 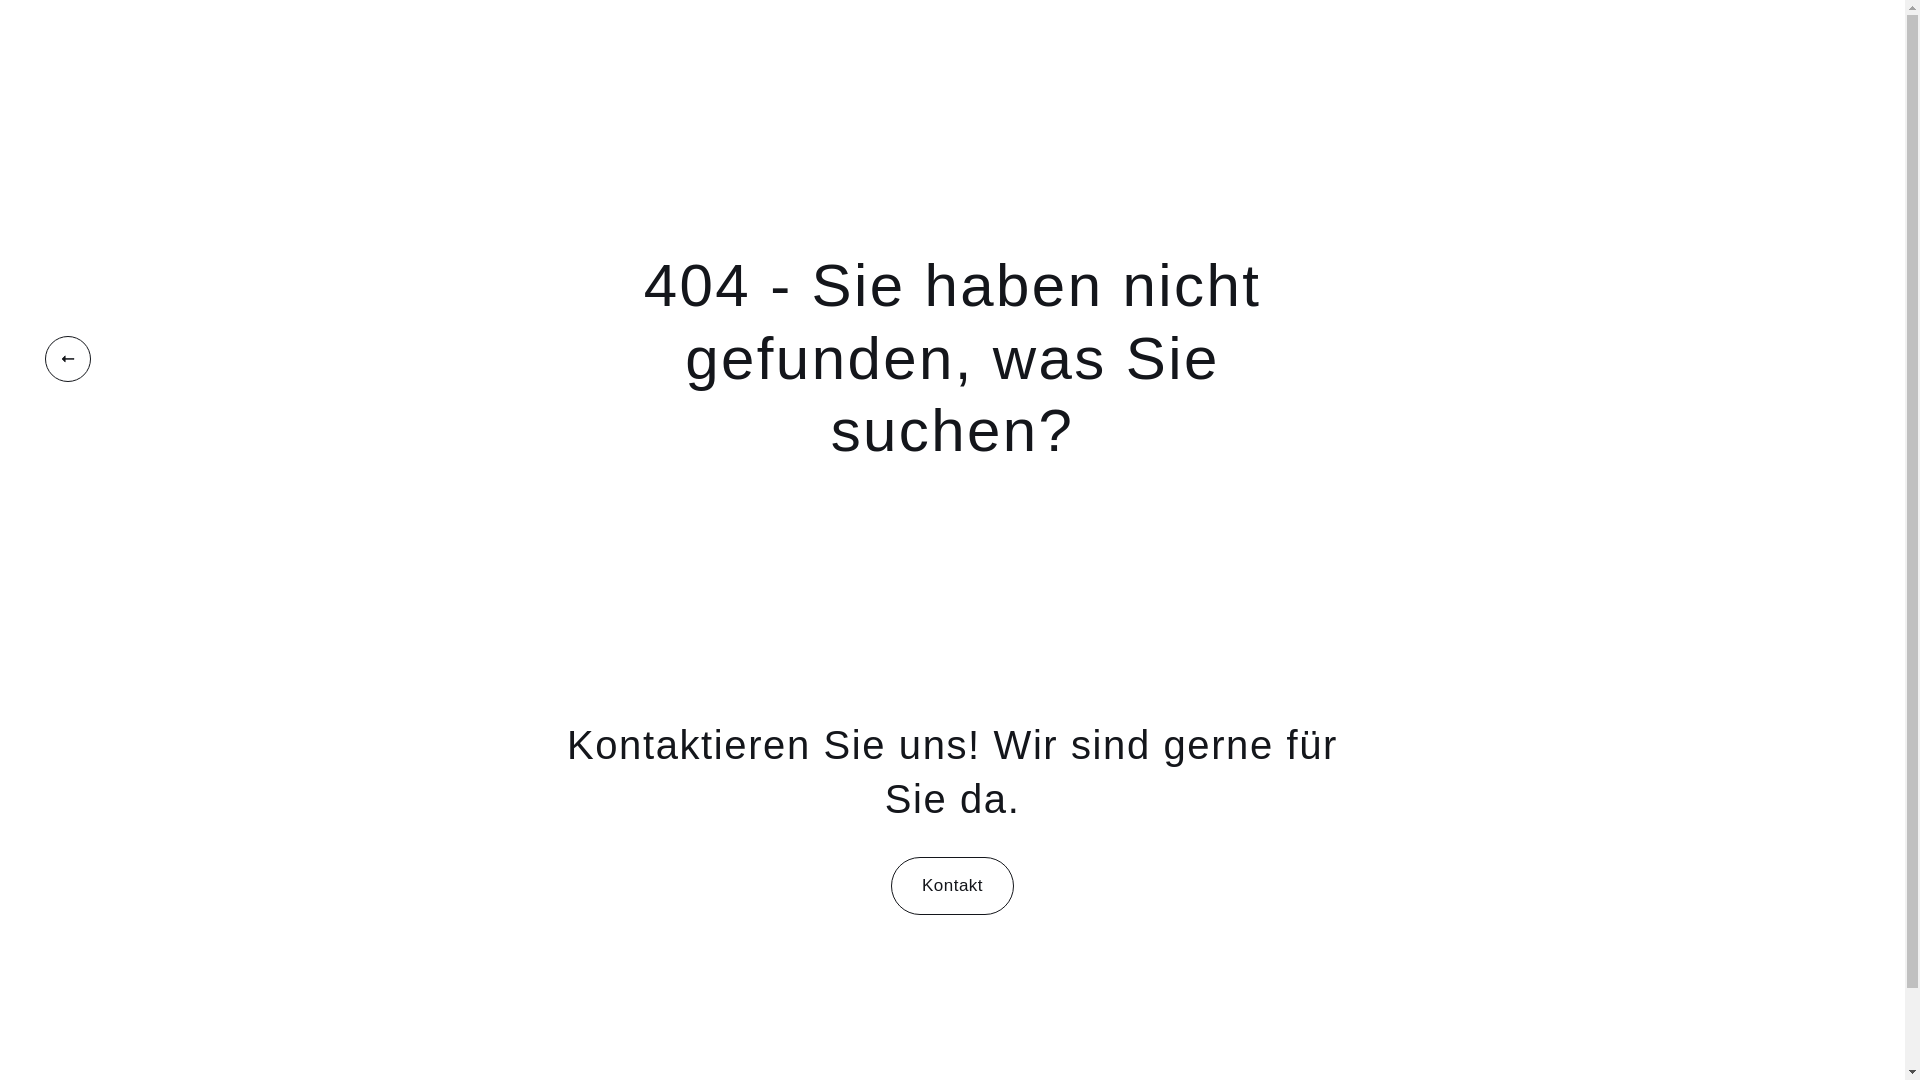 I want to click on 'Kontakt', so click(x=890, y=885).